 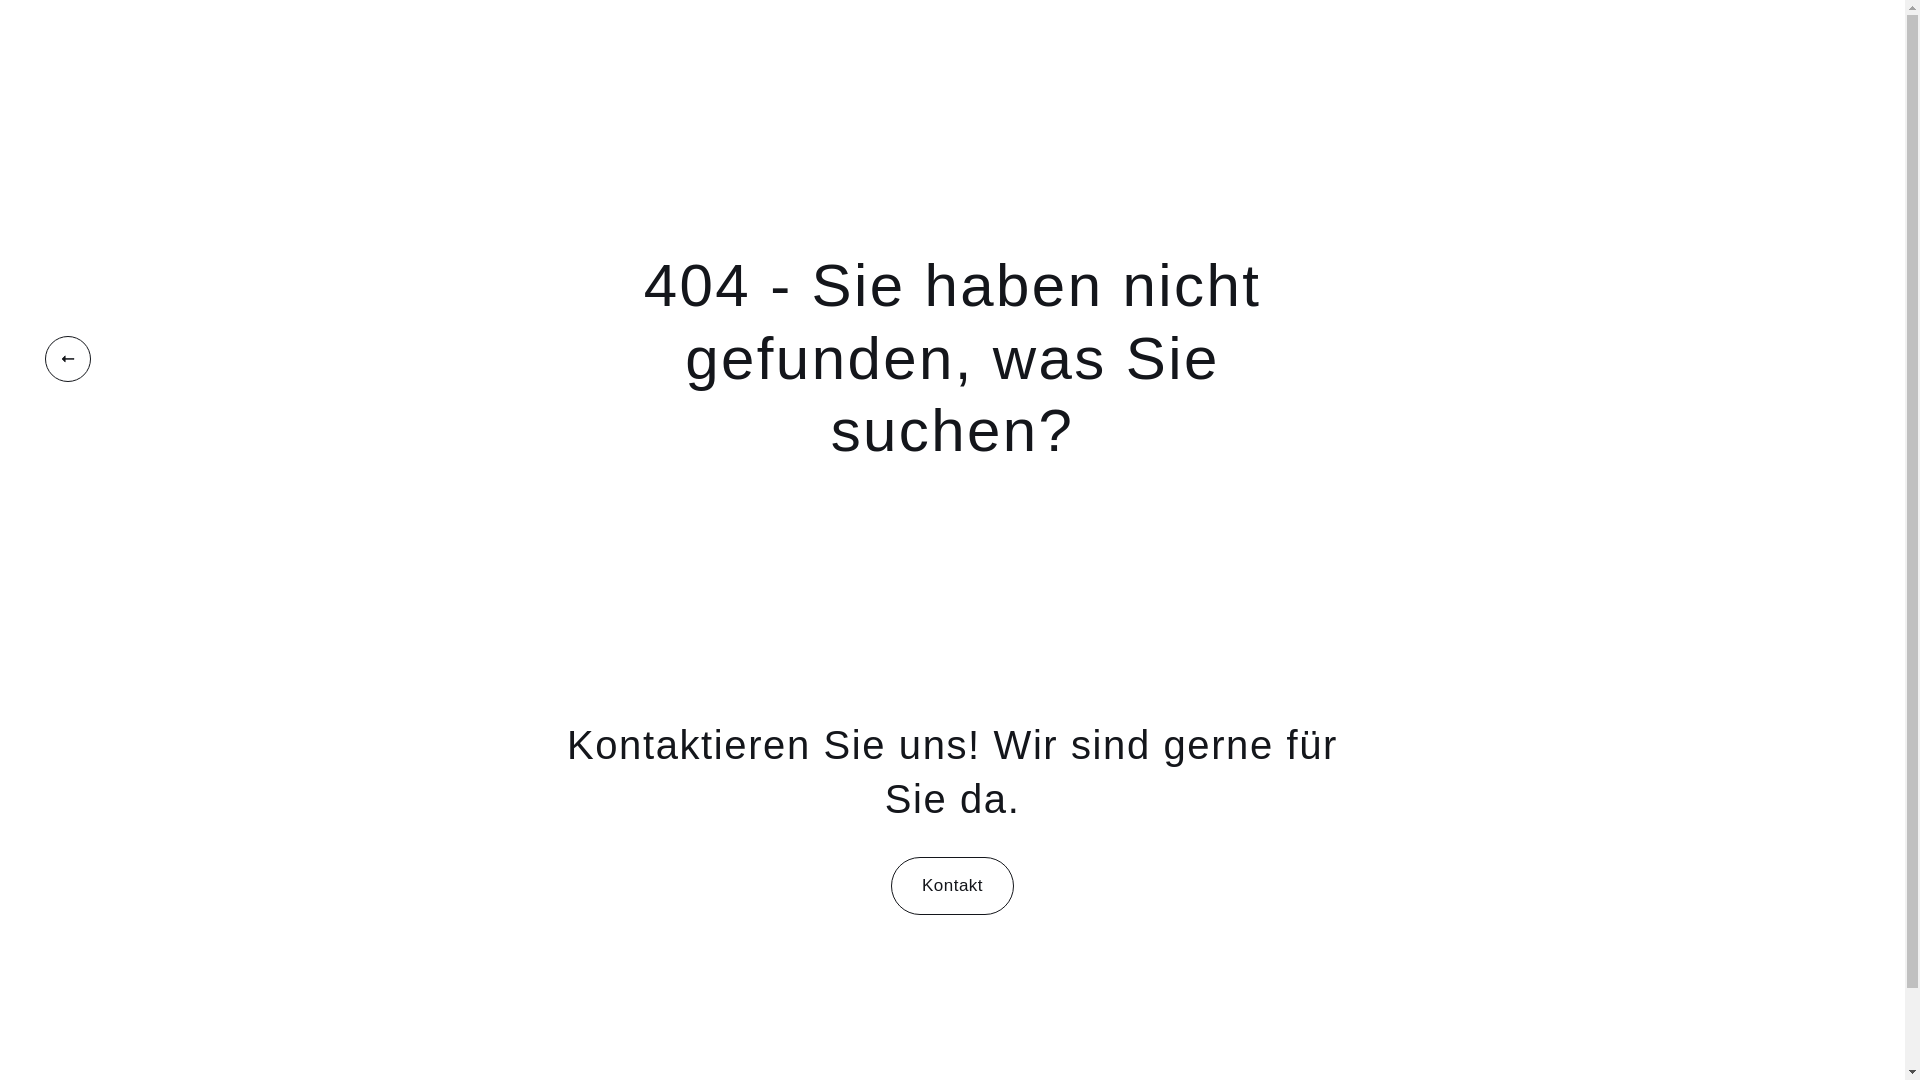 I want to click on 'Kontakt', so click(x=890, y=885).